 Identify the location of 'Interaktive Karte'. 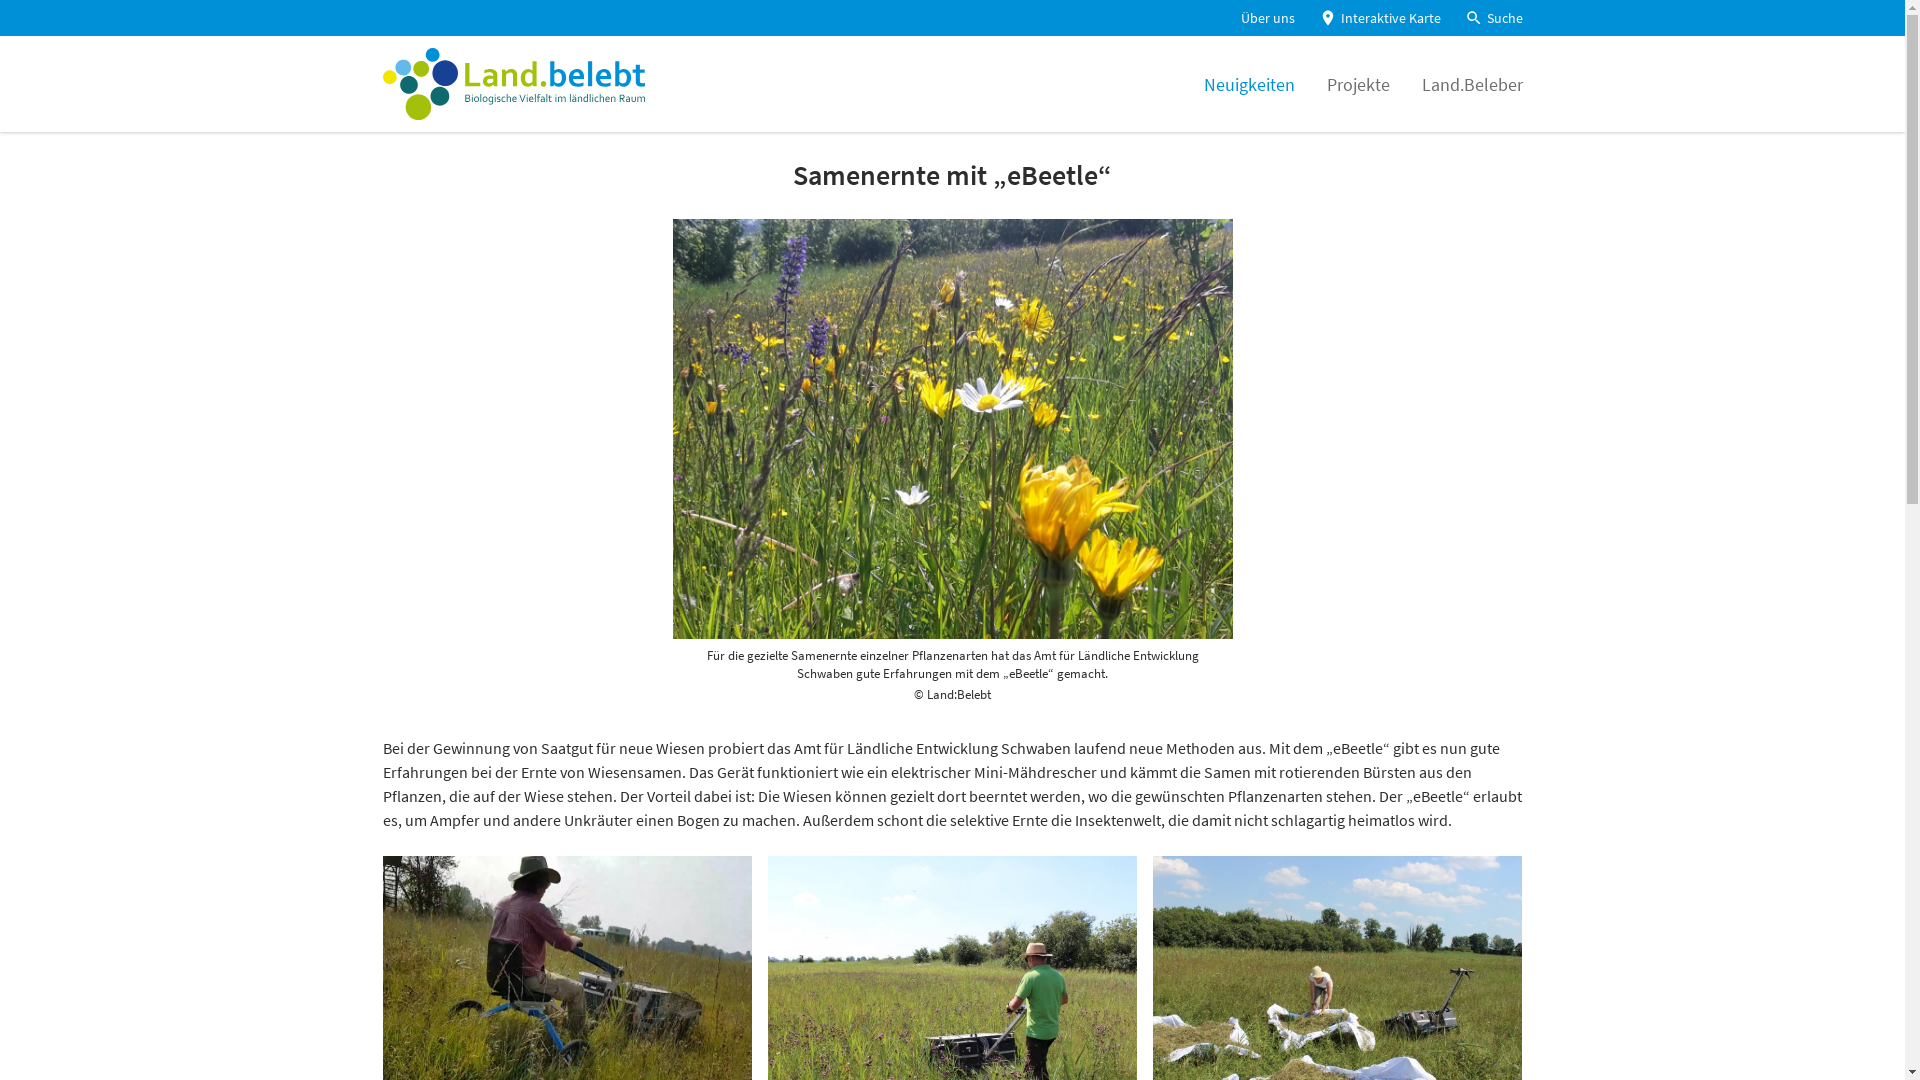
(1377, 18).